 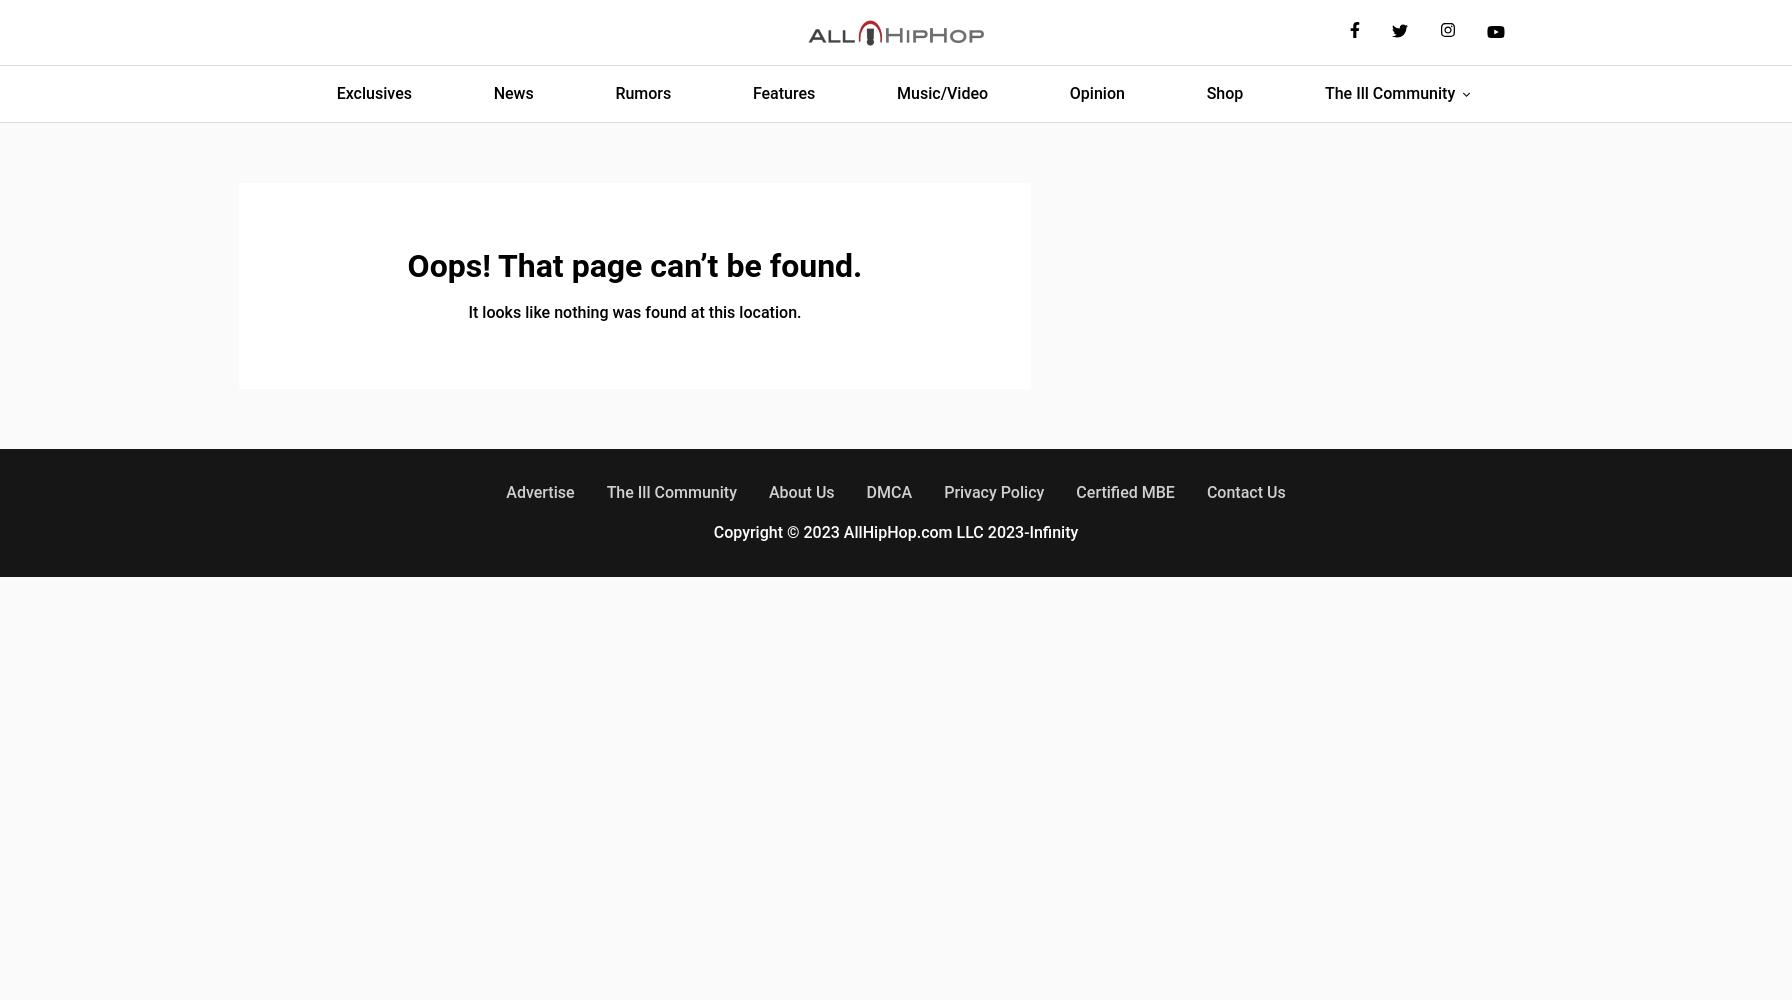 What do you see at coordinates (513, 92) in the screenshot?
I see `'News'` at bounding box center [513, 92].